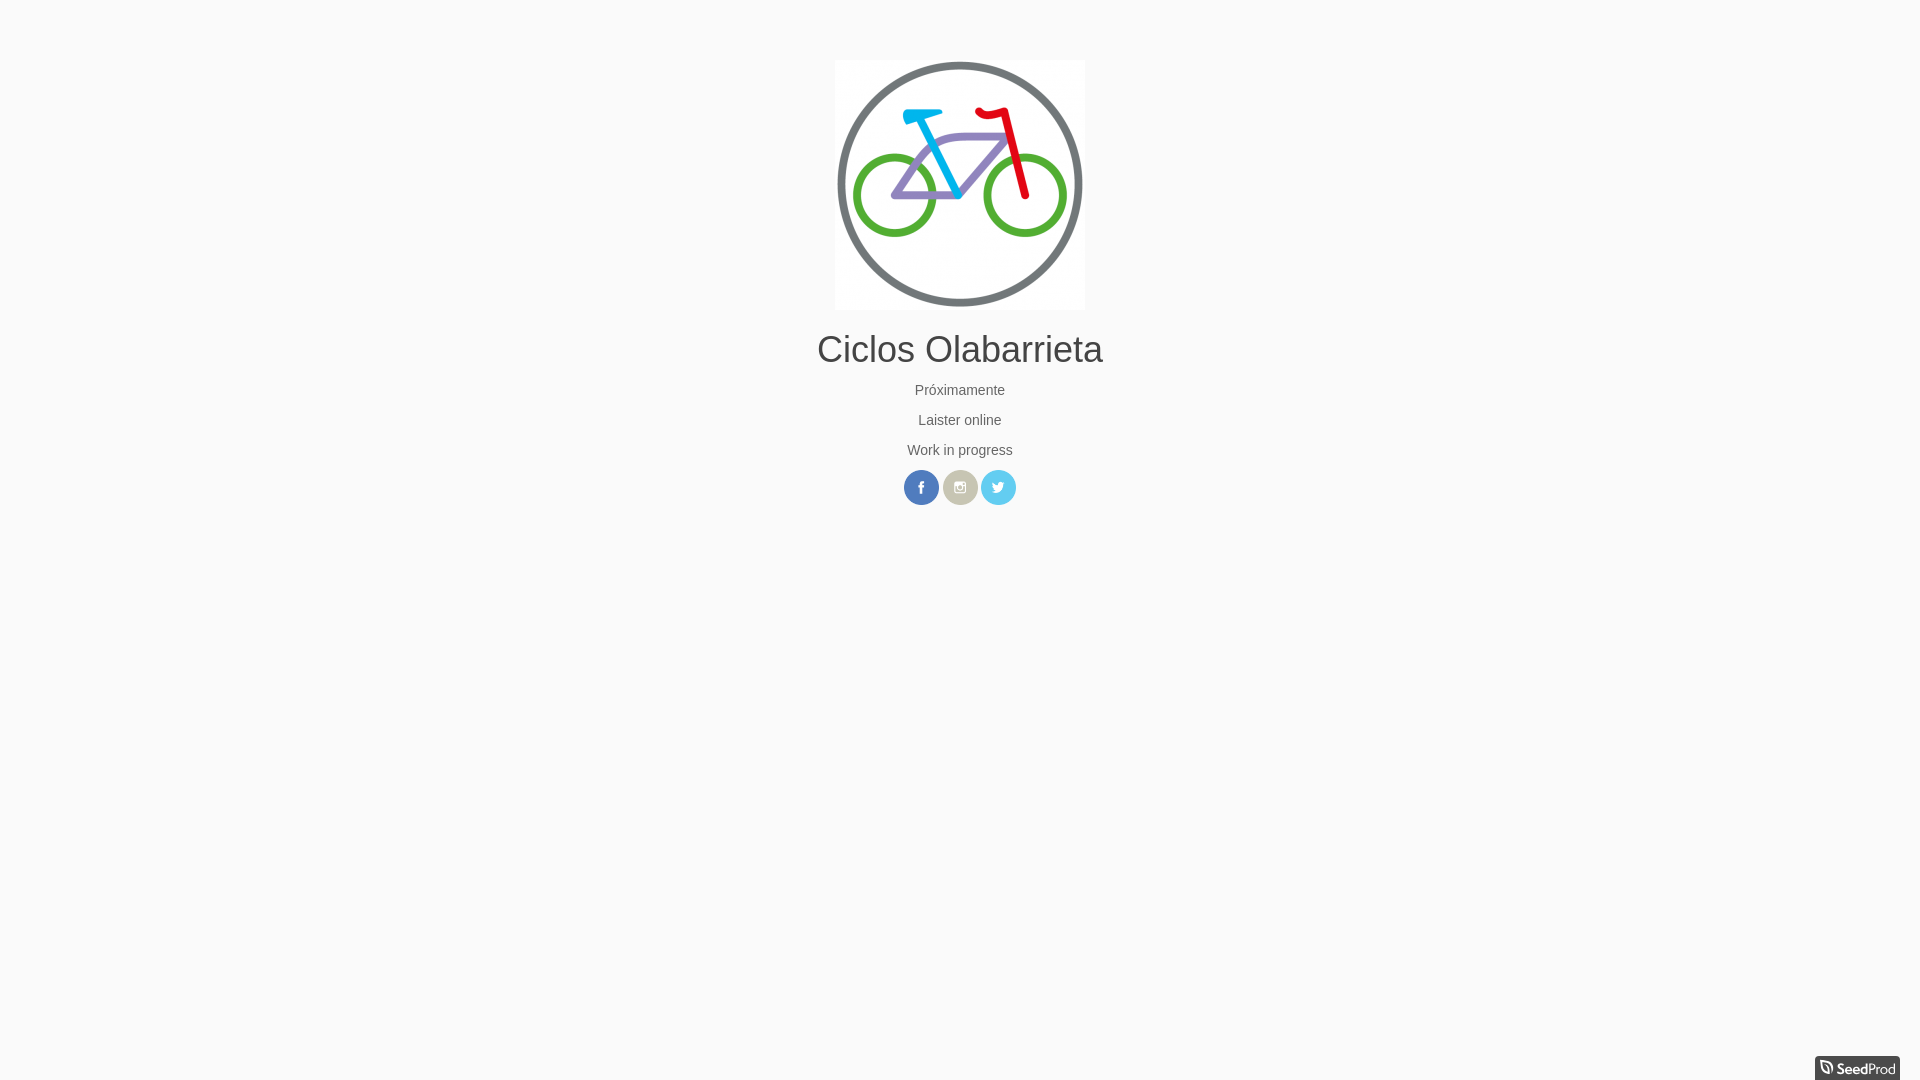 The image size is (1920, 1080). What do you see at coordinates (902, 487) in the screenshot?
I see `'Facebook'` at bounding box center [902, 487].